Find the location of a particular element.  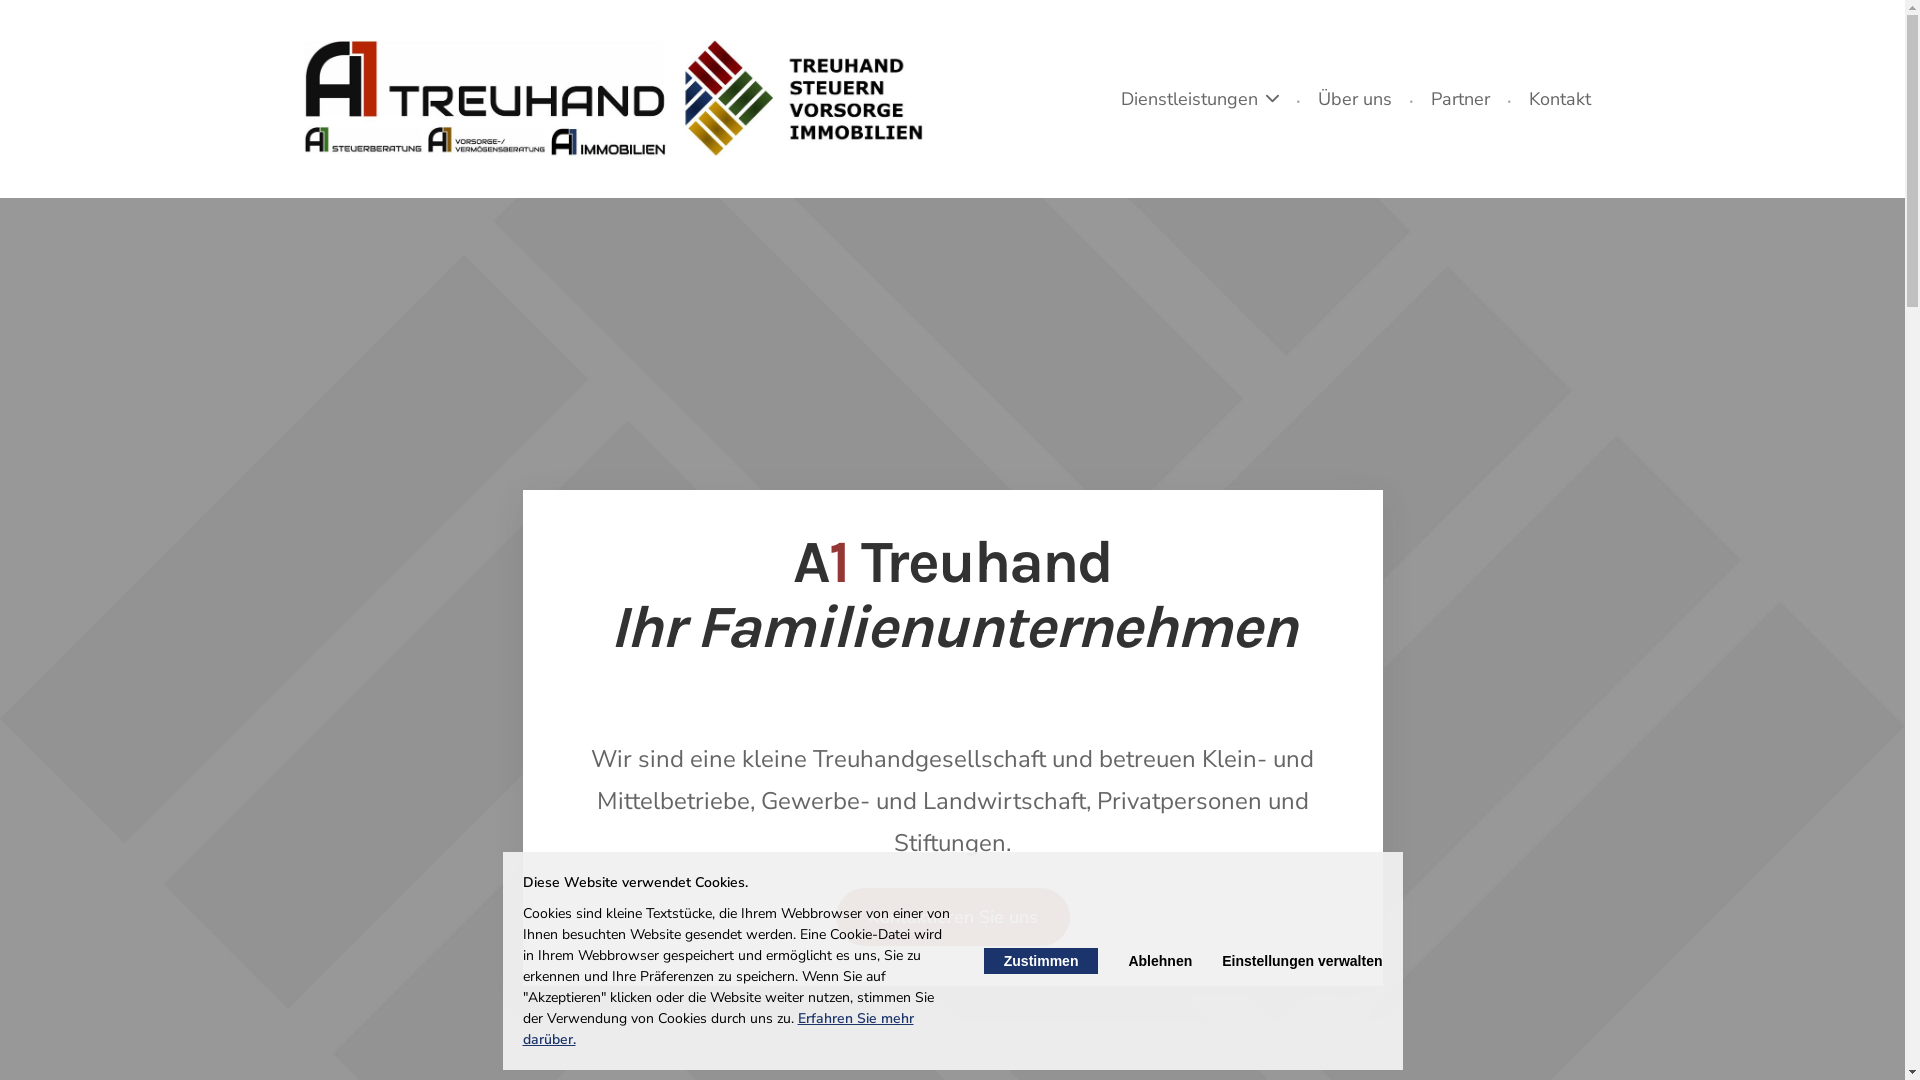

'Ablehnen' is located at coordinates (1160, 959).